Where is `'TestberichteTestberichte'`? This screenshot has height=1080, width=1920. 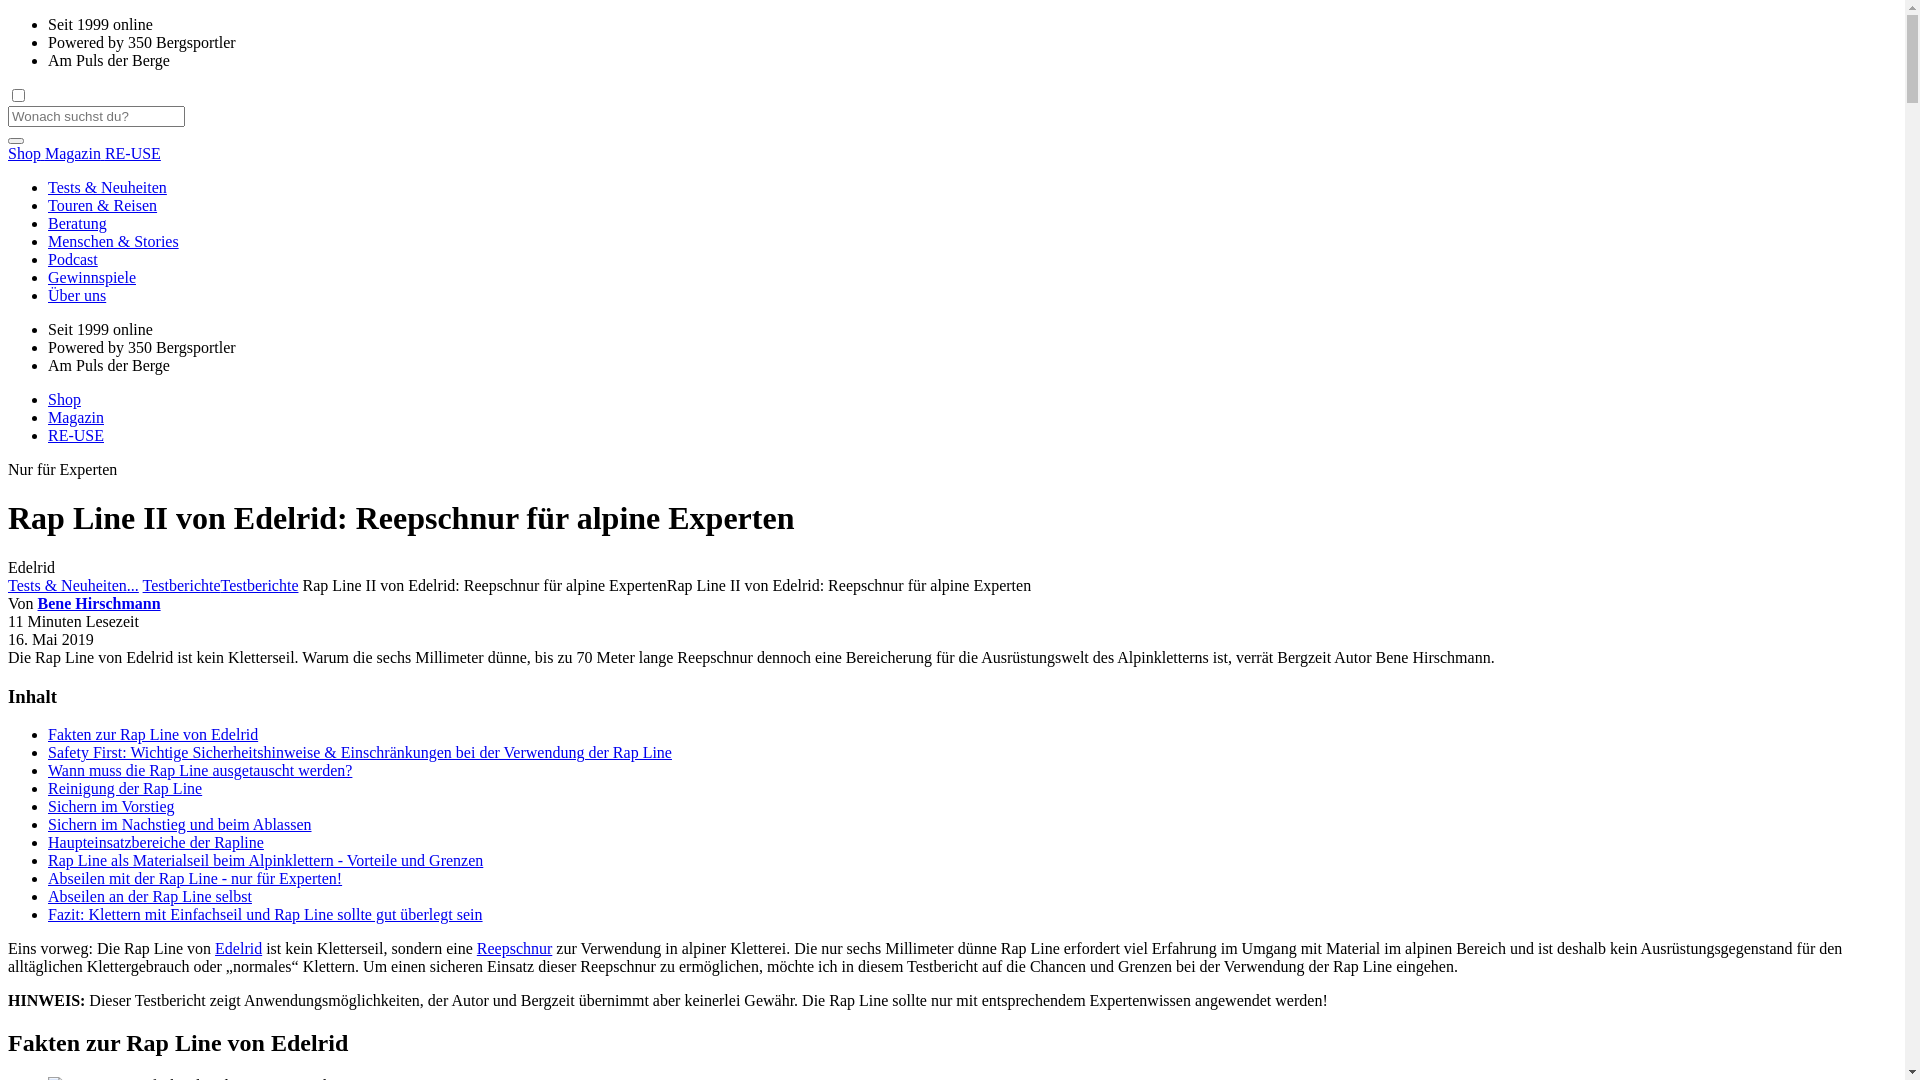
'TestberichteTestberichte' is located at coordinates (142, 585).